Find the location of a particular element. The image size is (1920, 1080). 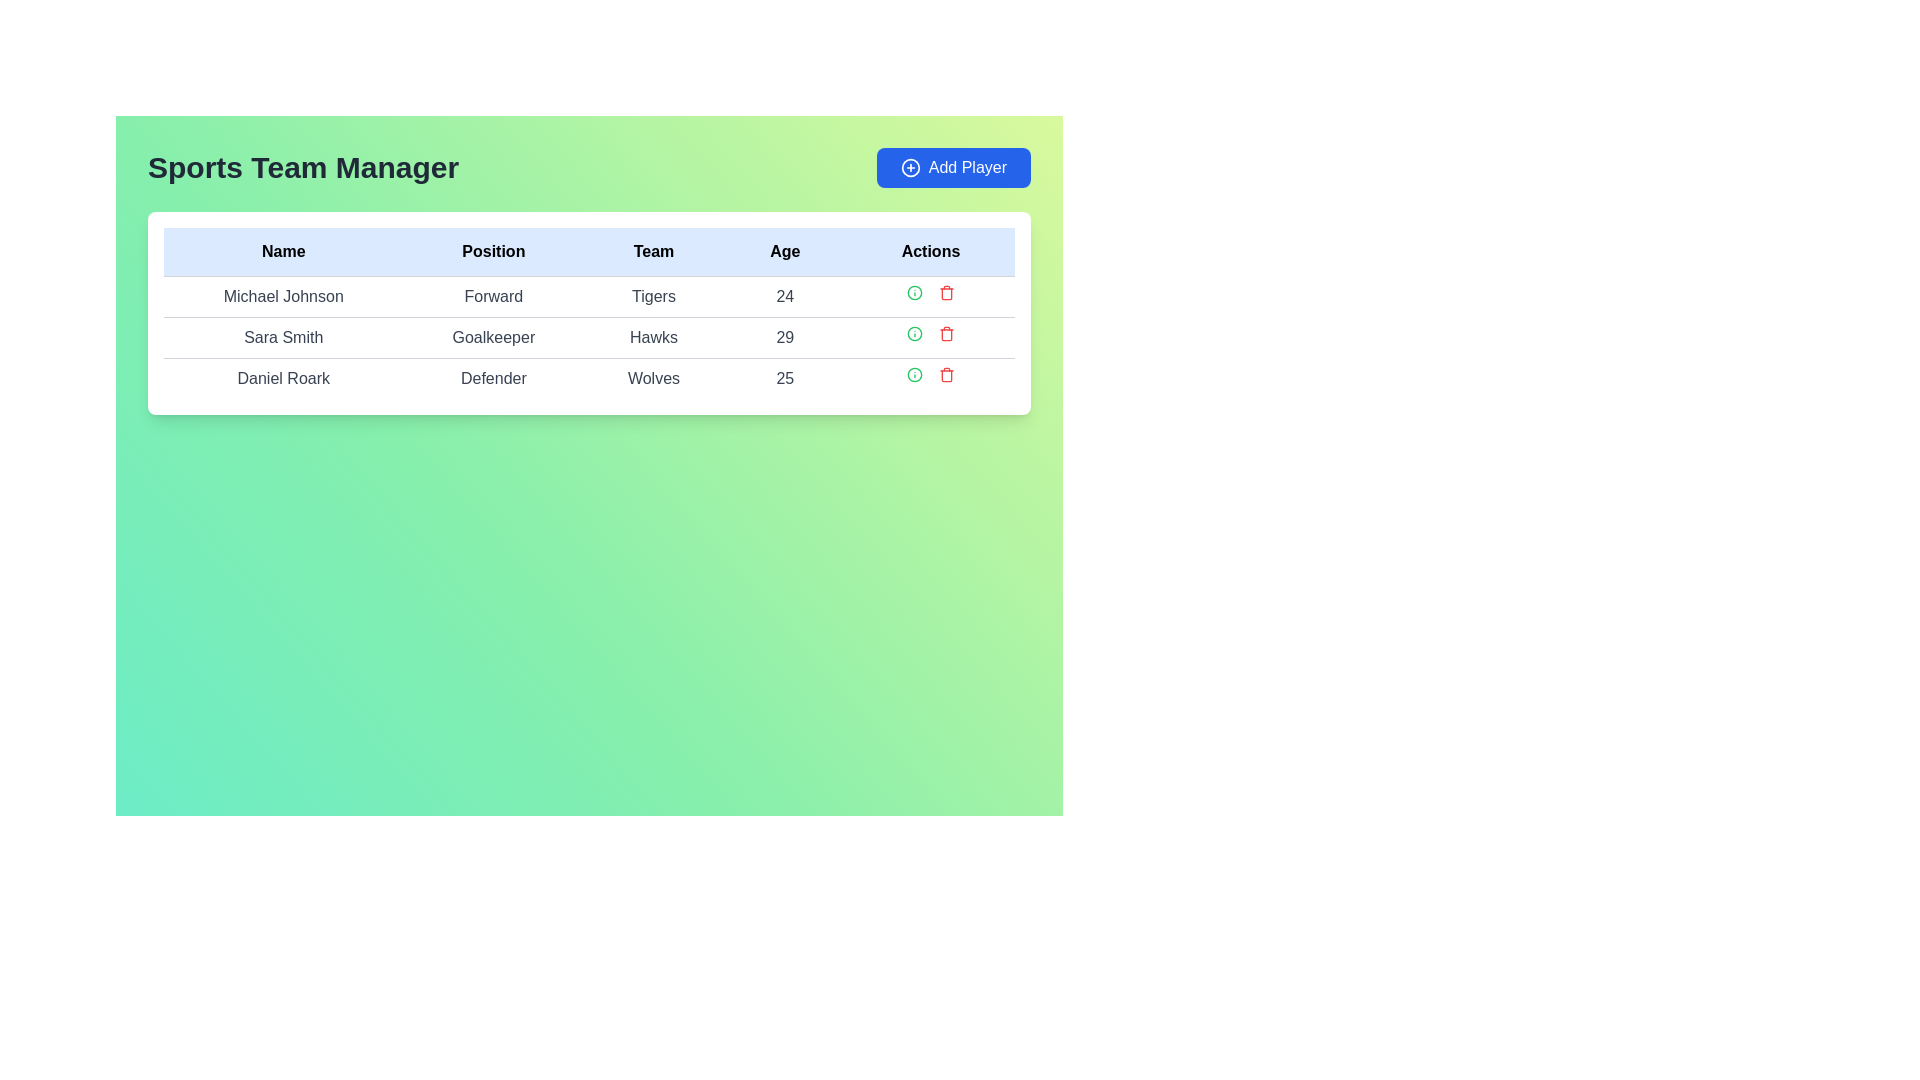

the text label displaying 'Goalkeeper' located in the 'Position' column of the table, which is in the second row and neighbors 'Sara Smith' and 'Hawks' is located at coordinates (493, 337).